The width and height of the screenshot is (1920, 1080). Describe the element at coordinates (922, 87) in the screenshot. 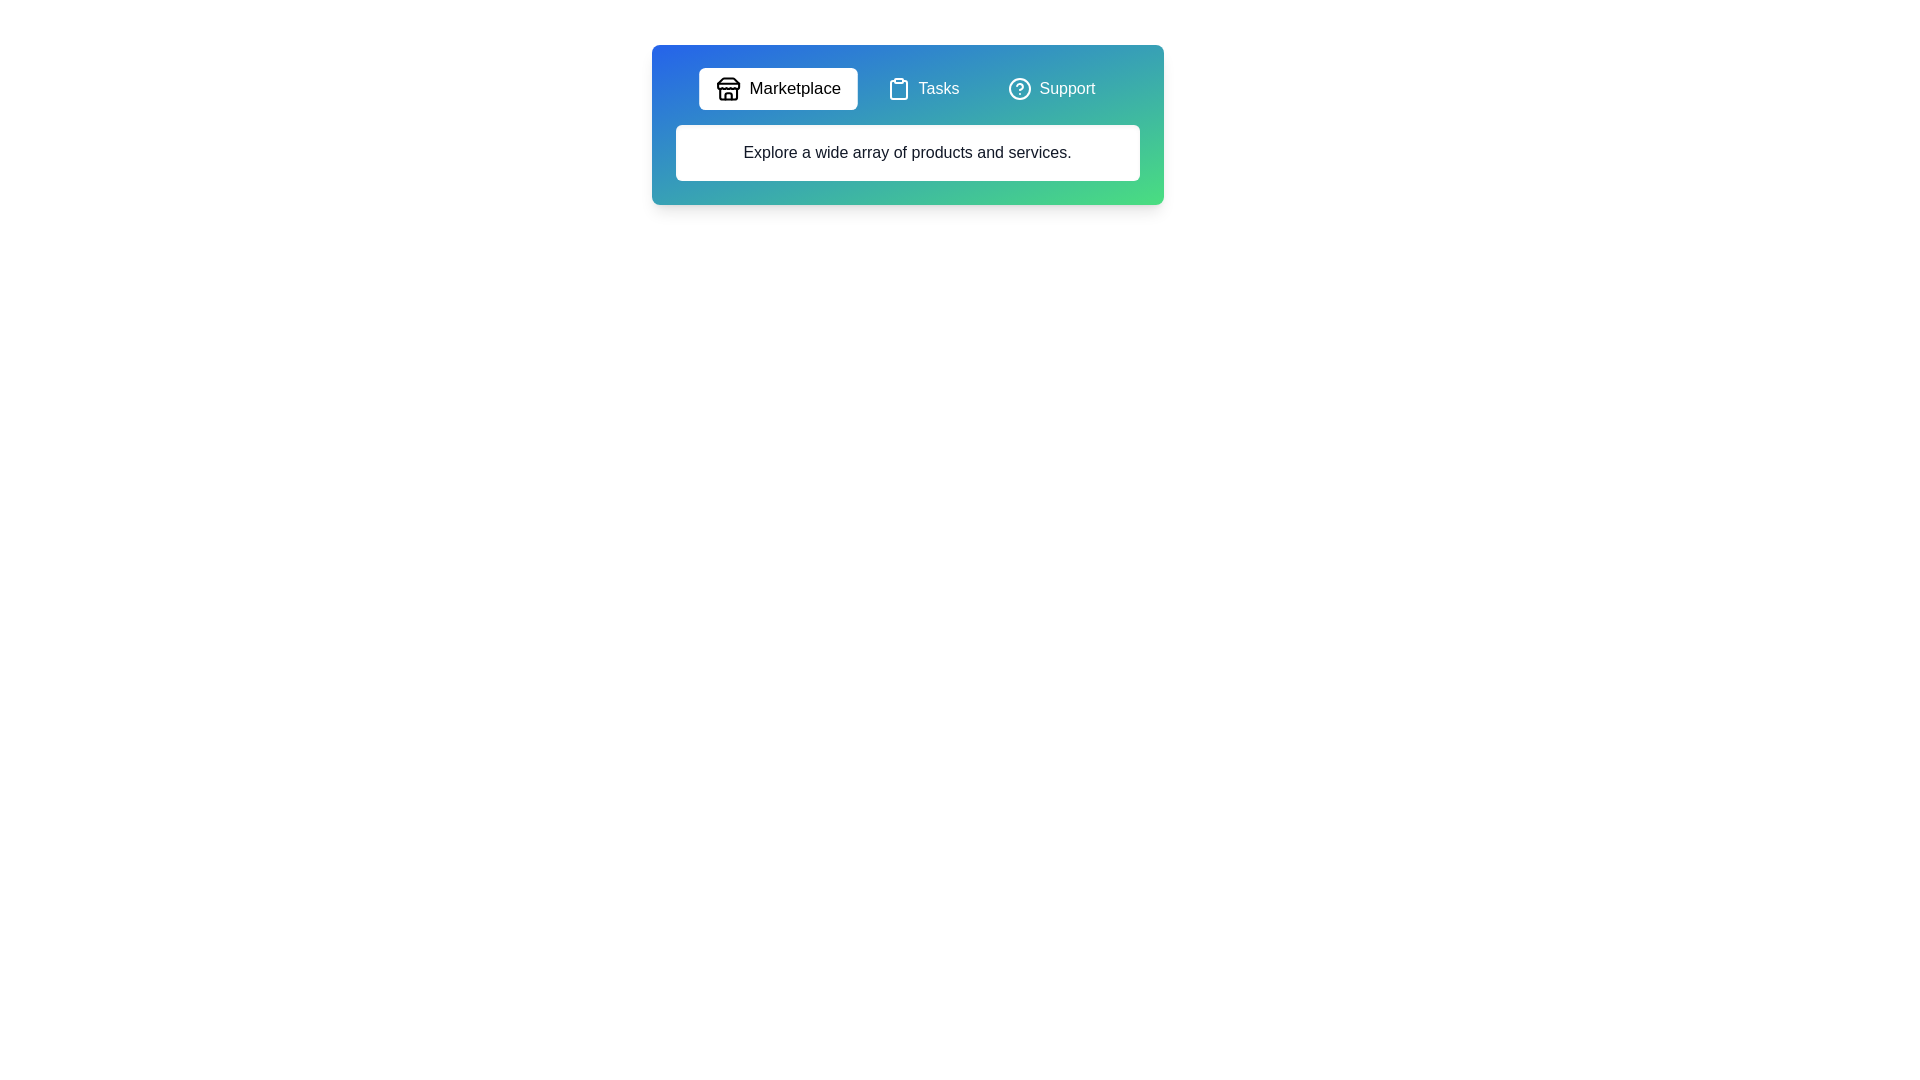

I see `the tab labeled Tasks to inspect its icon` at that location.